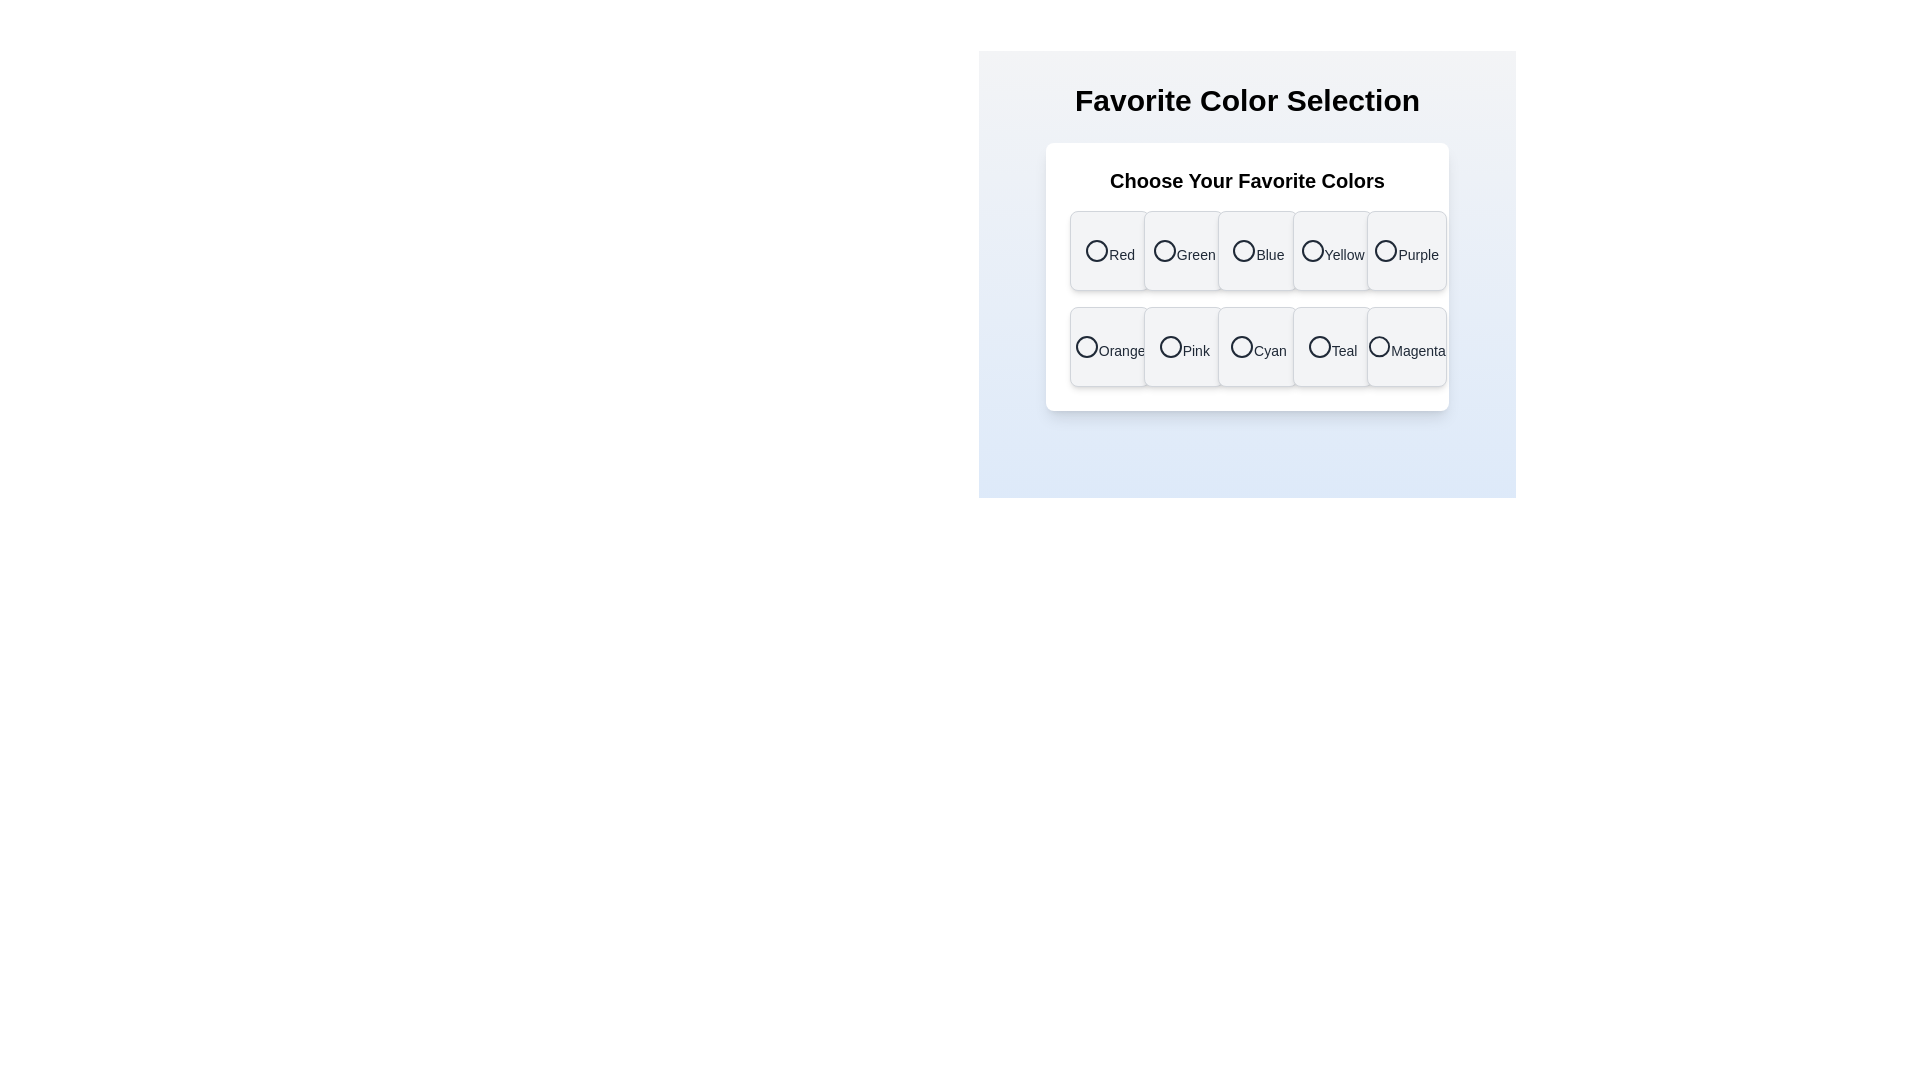 Image resolution: width=1920 pixels, height=1080 pixels. Describe the element at coordinates (1257, 249) in the screenshot. I see `the color Blue` at that location.